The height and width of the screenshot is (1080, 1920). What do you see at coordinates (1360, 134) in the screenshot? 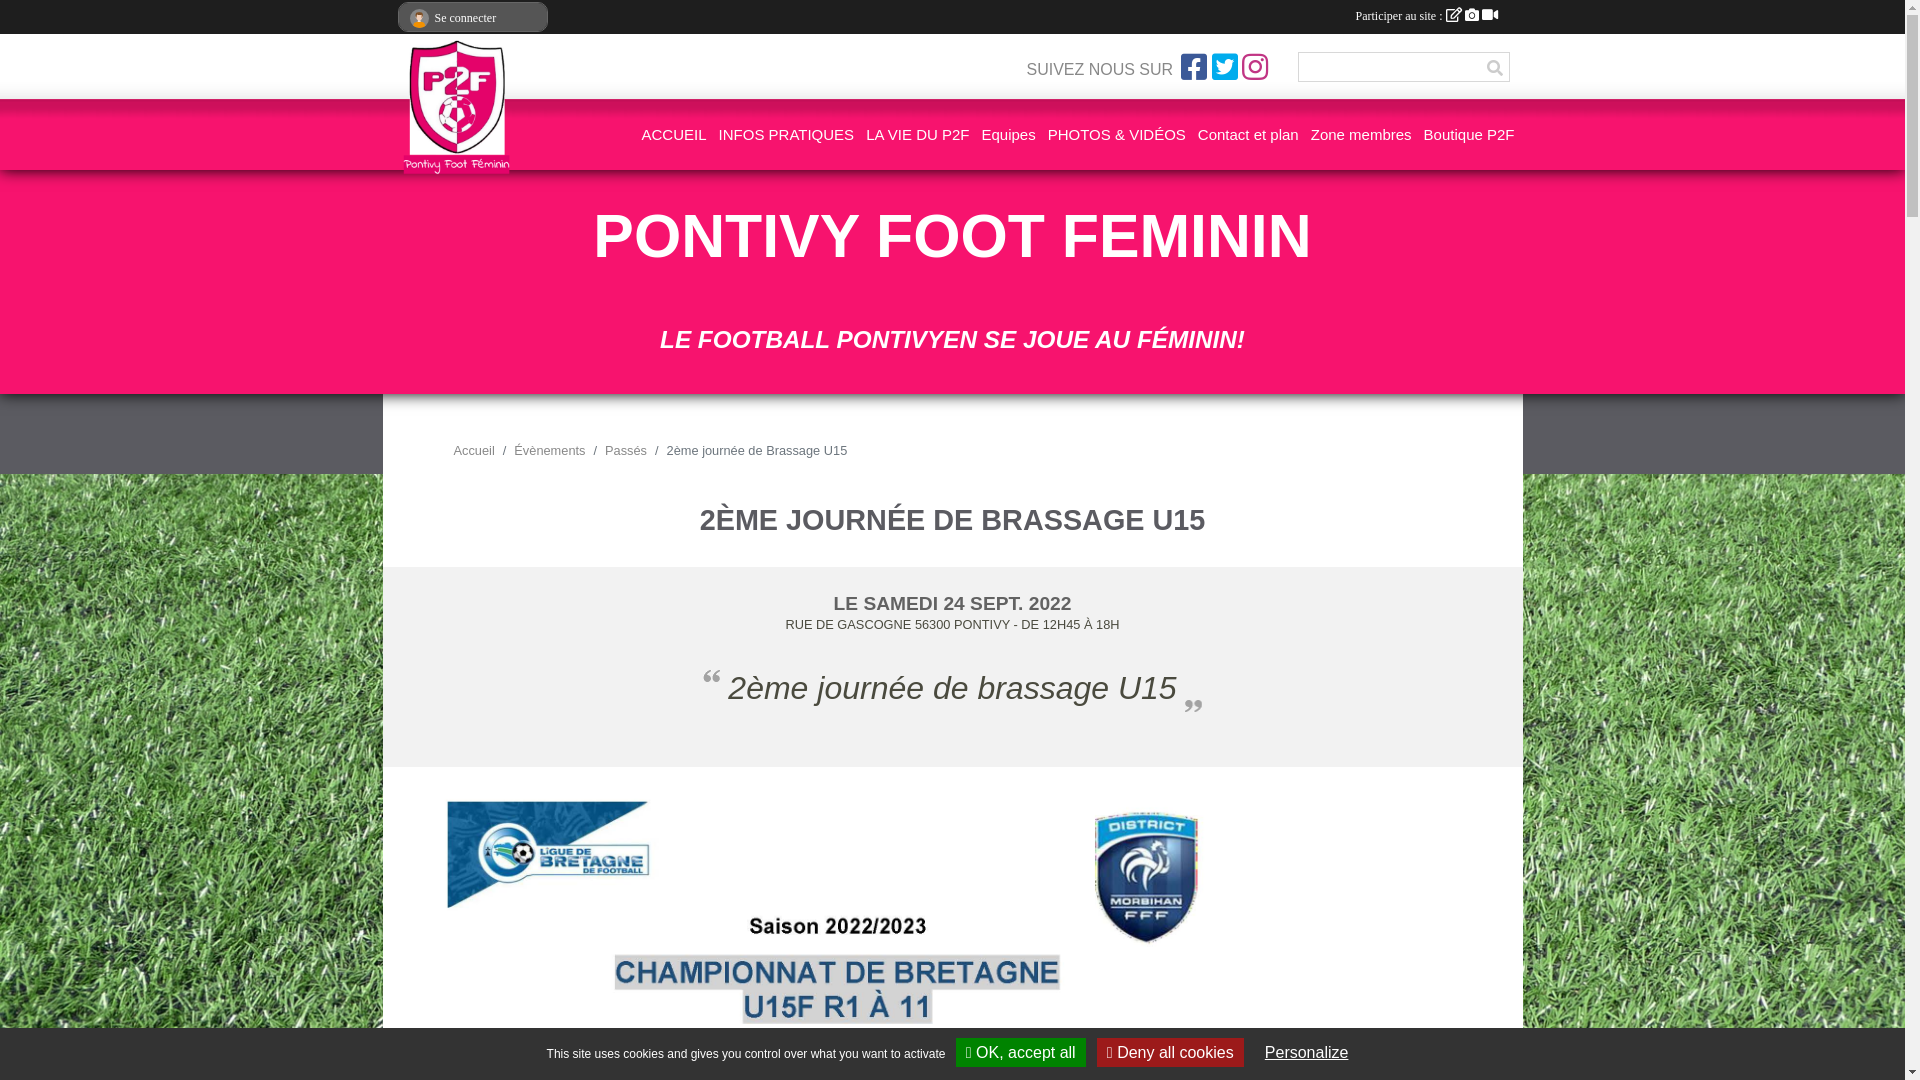
I see `'Zone membres'` at bounding box center [1360, 134].